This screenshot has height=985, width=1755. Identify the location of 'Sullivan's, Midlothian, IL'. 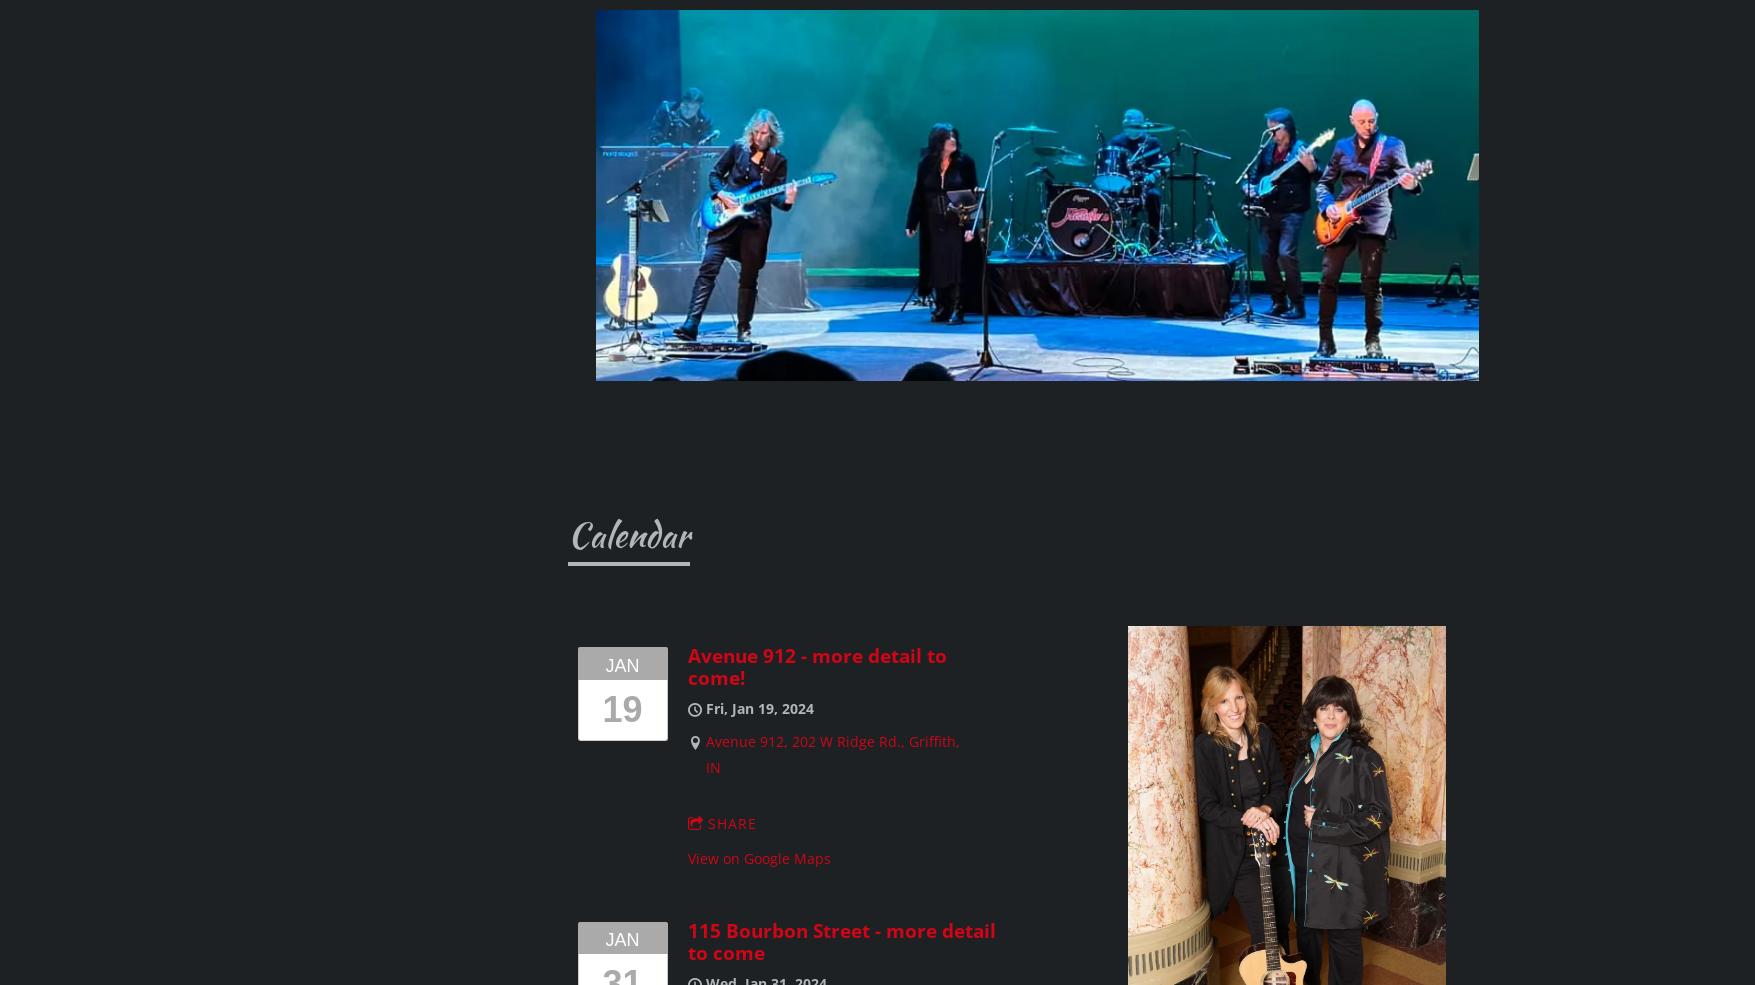
(634, 261).